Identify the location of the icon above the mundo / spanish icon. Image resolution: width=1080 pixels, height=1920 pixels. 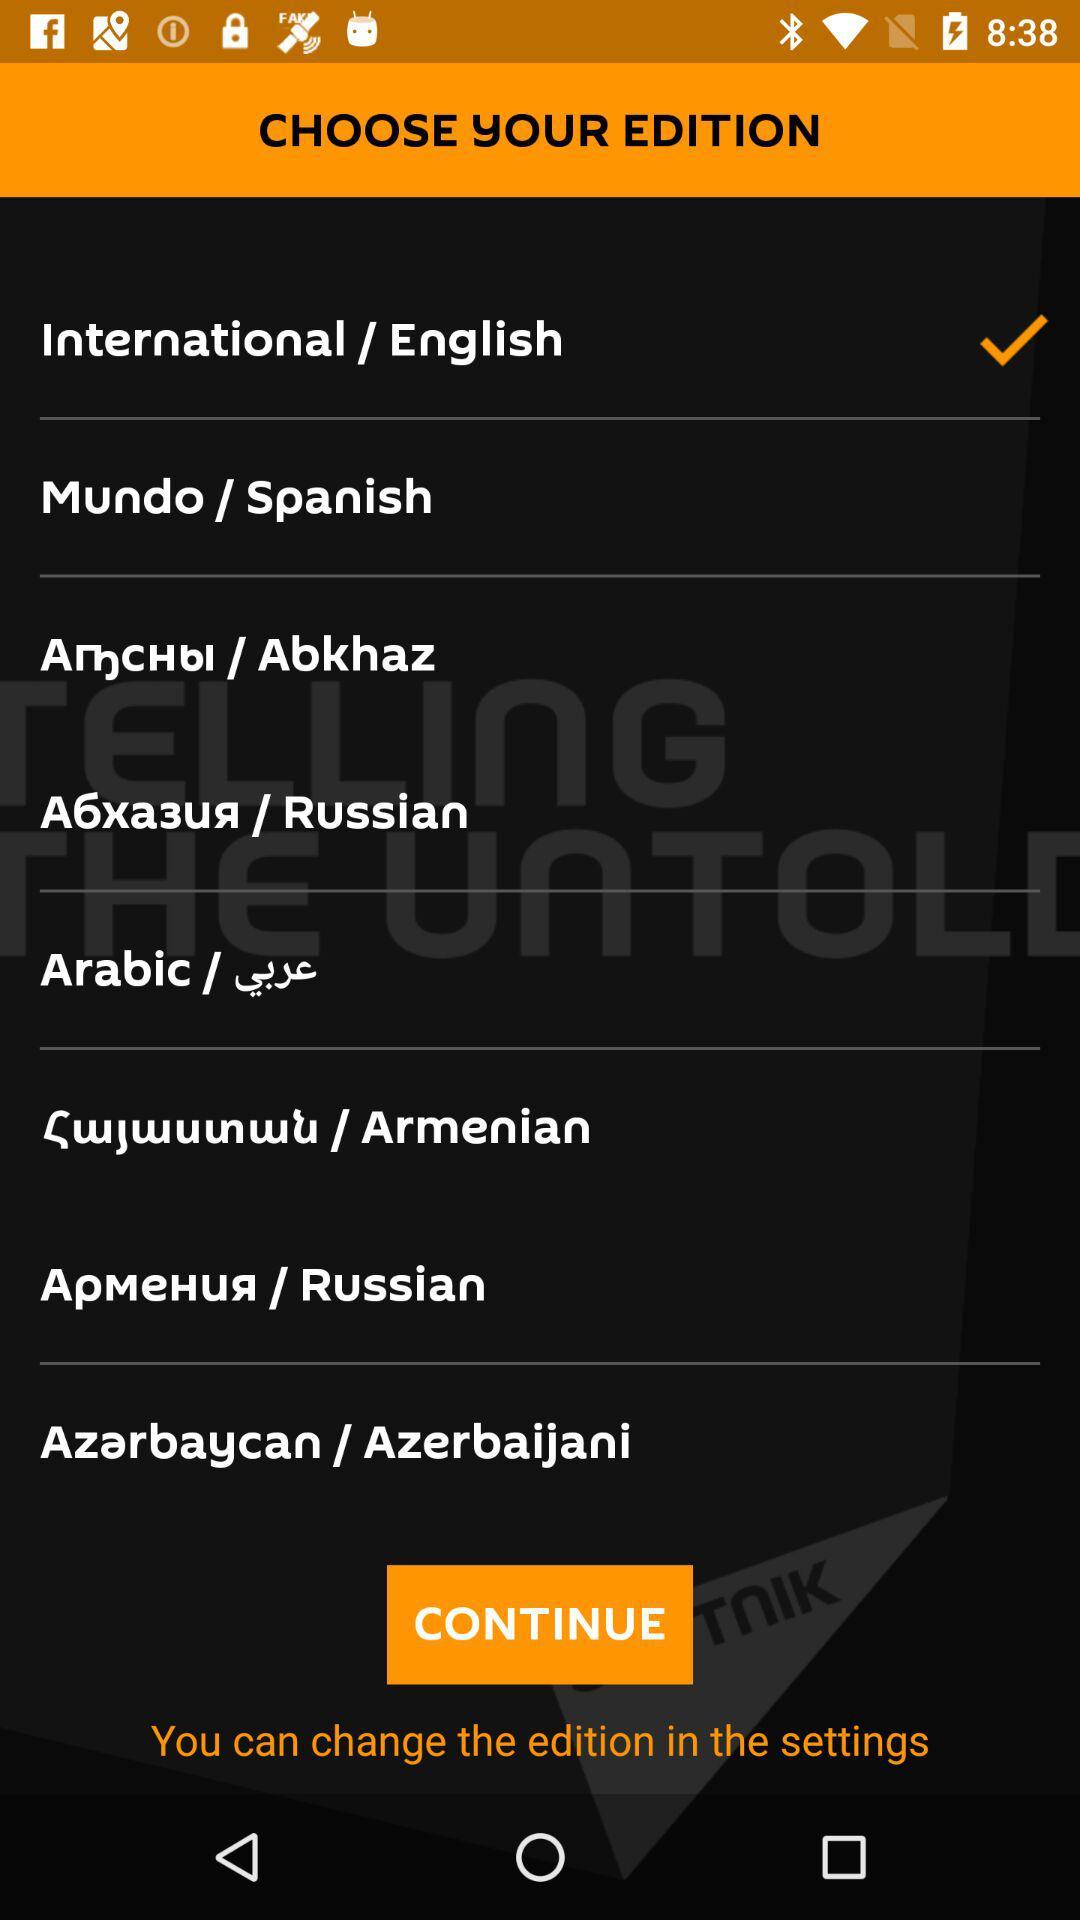
(540, 341).